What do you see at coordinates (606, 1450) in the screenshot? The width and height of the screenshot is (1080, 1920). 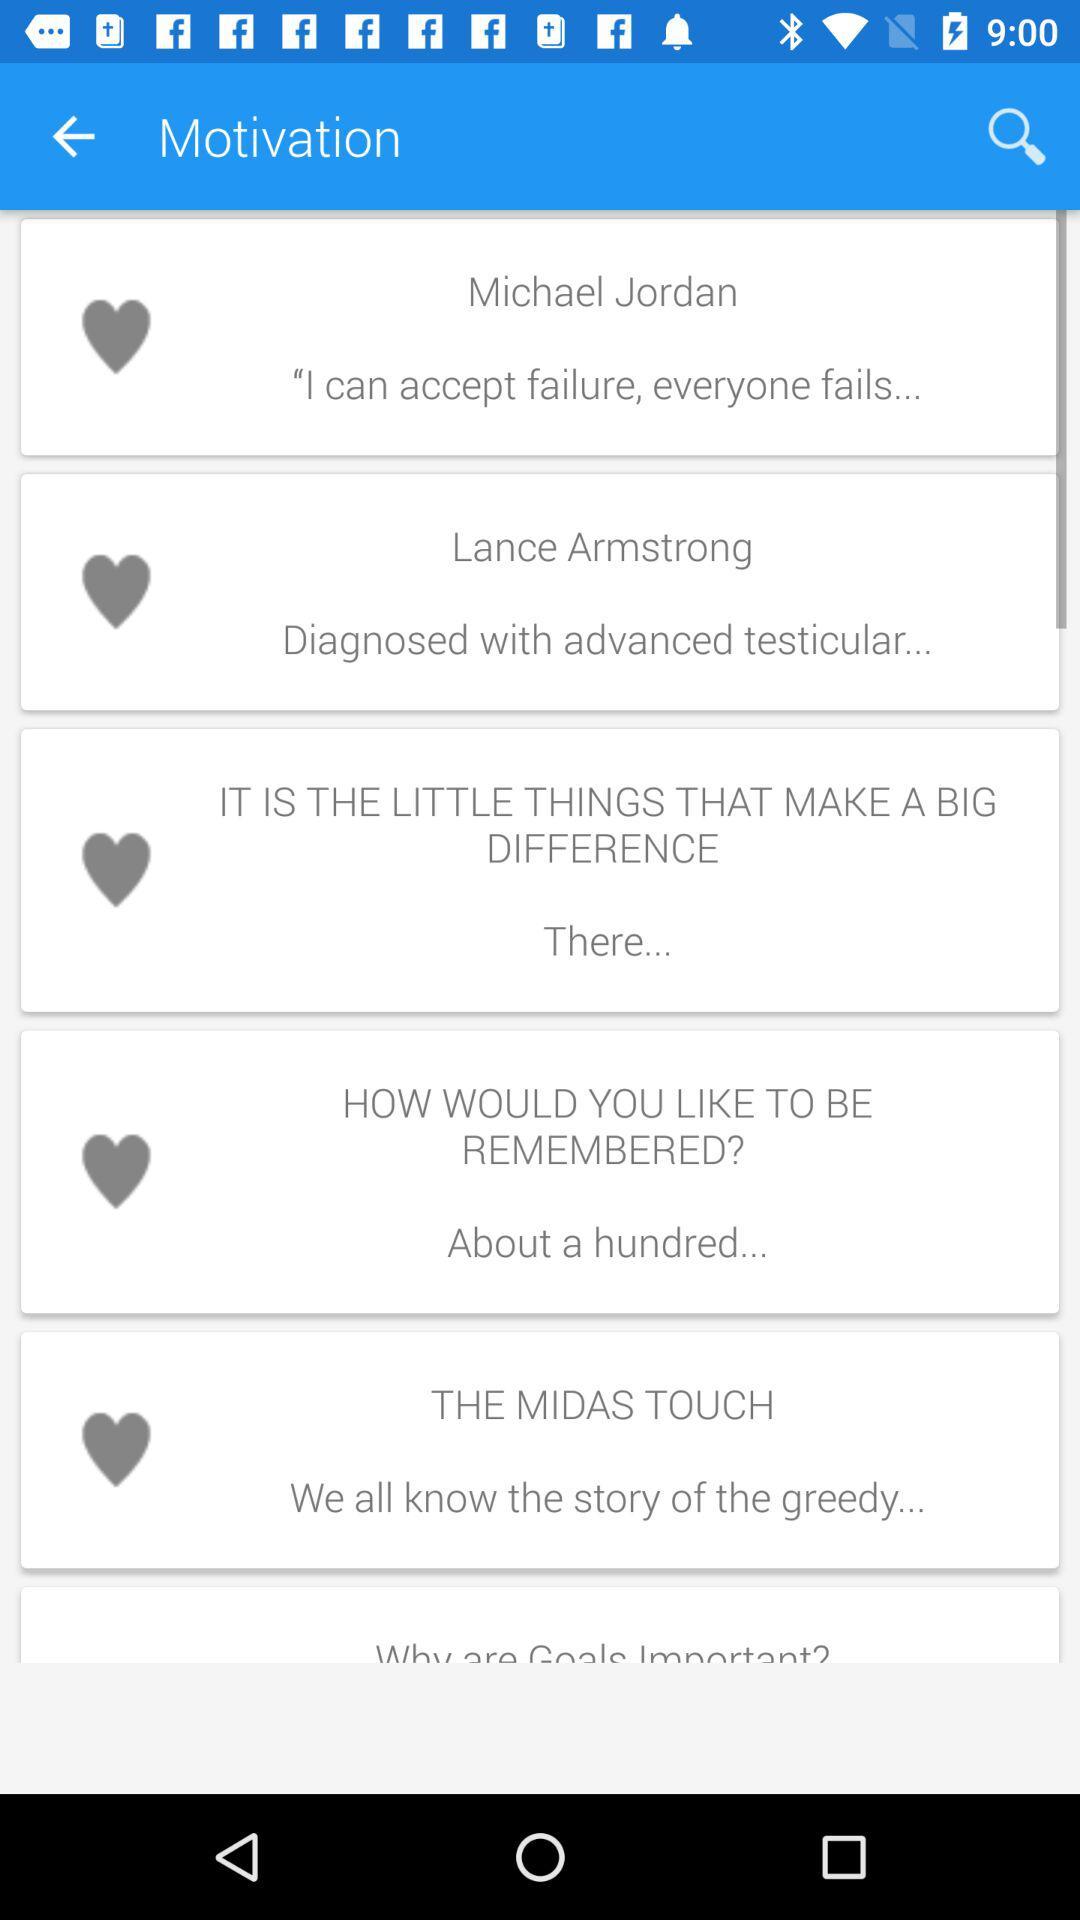 I see `the icon above why are goals` at bounding box center [606, 1450].